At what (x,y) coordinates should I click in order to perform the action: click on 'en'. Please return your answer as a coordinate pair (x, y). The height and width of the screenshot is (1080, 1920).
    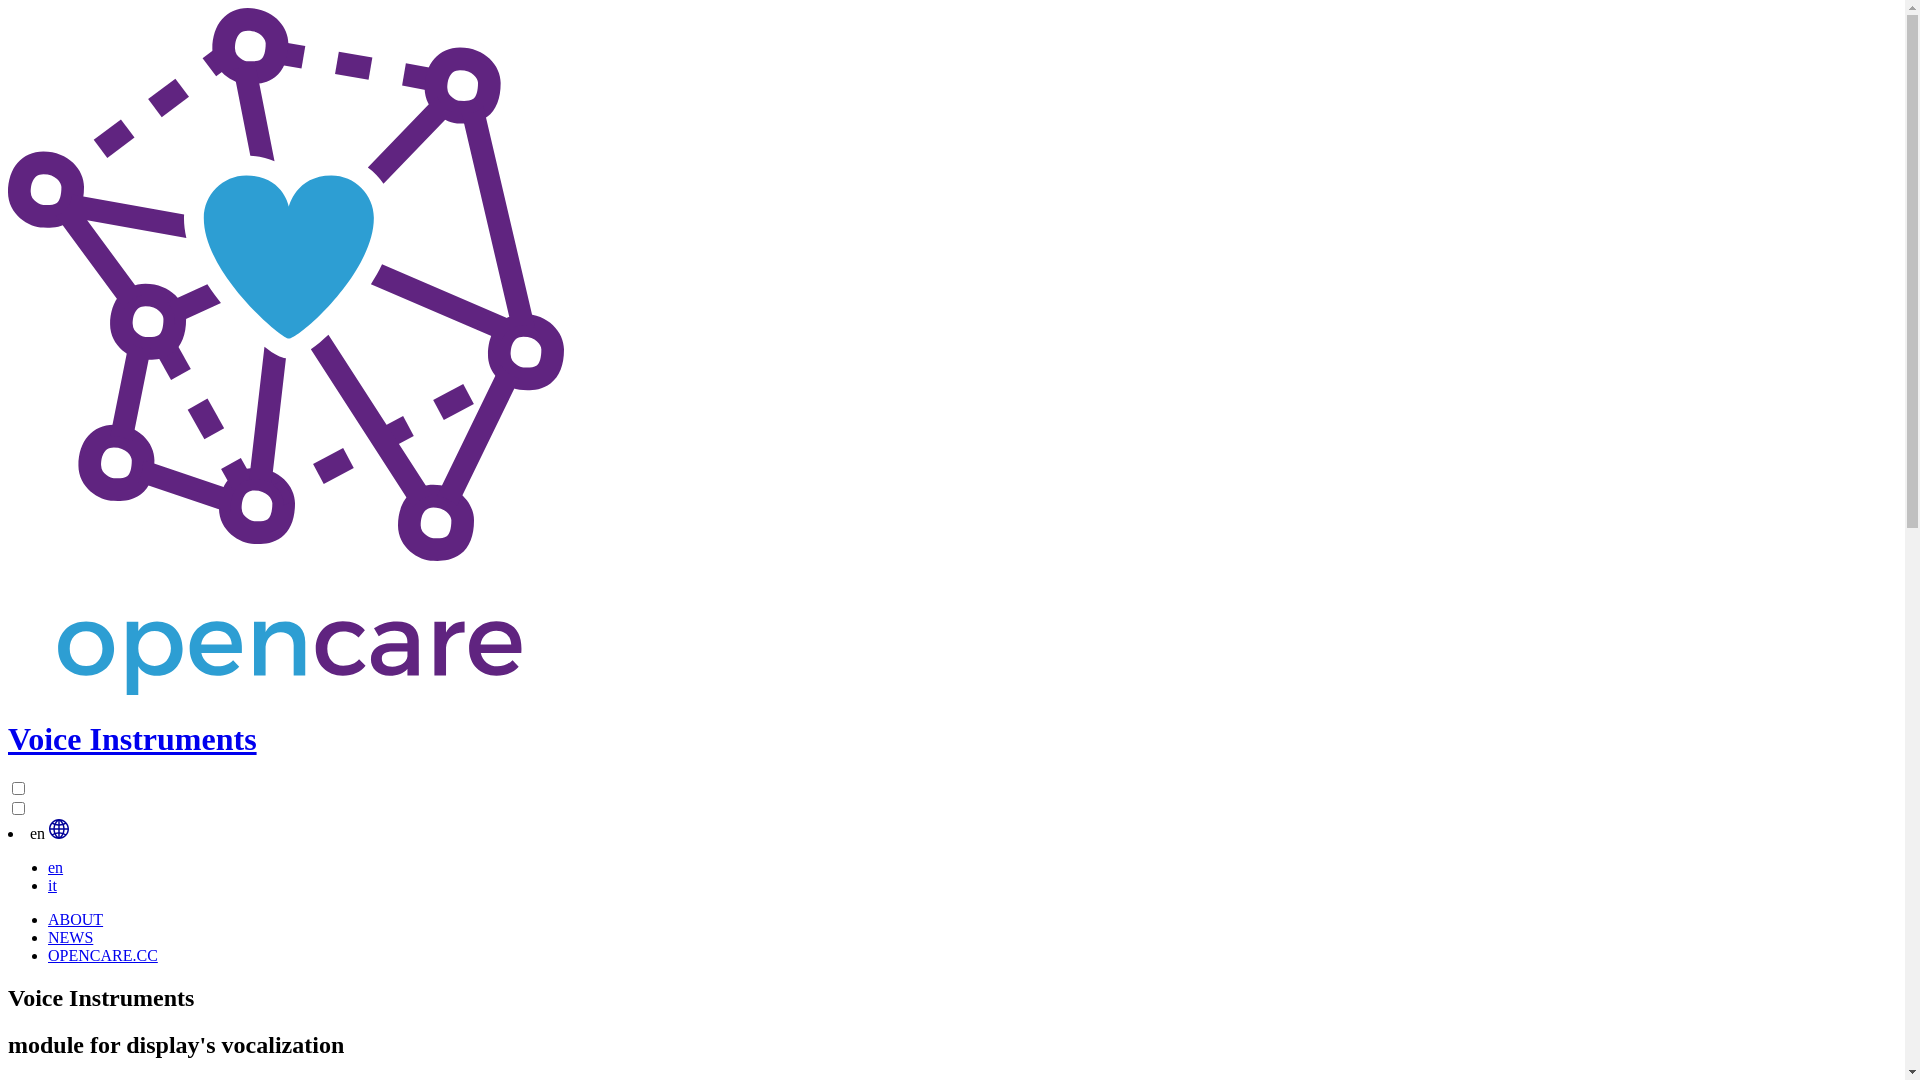
    Looking at the image, I should click on (48, 866).